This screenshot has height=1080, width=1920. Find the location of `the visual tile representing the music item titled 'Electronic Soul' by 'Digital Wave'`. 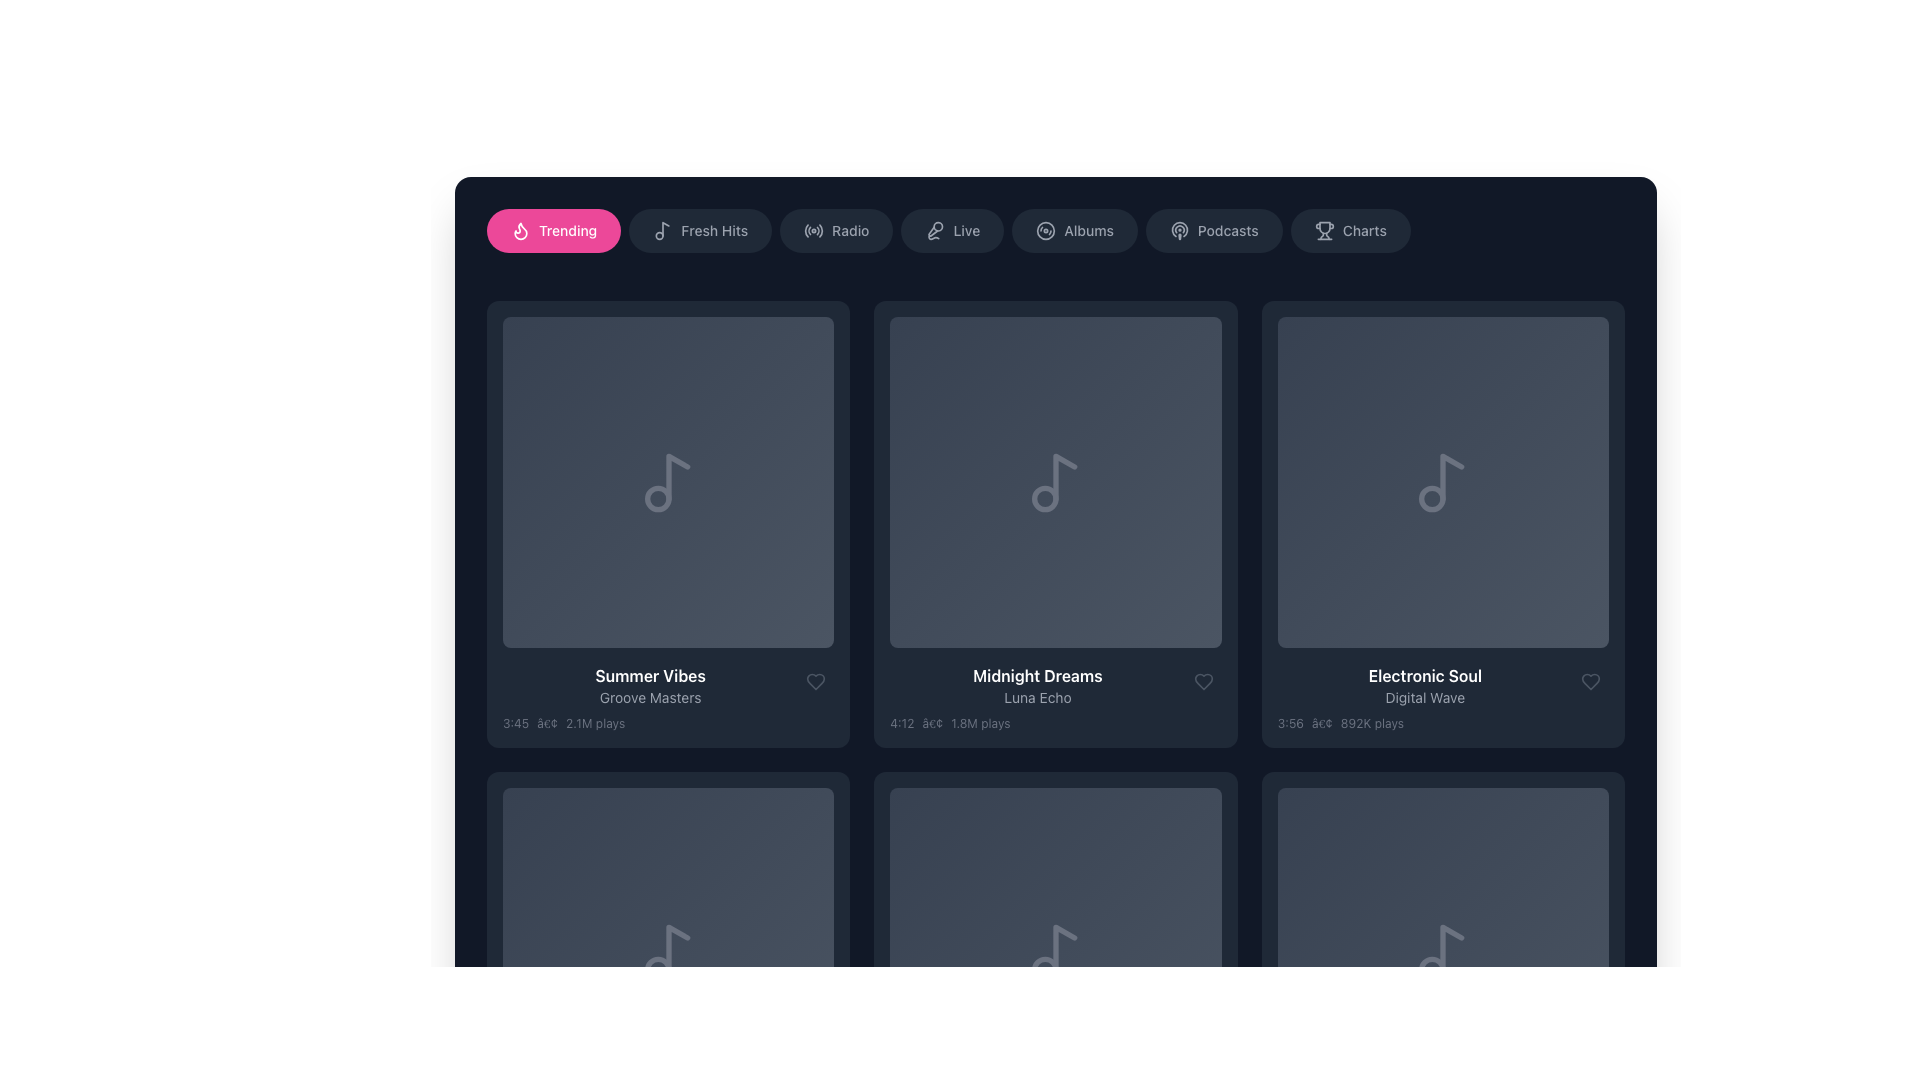

the visual tile representing the music item titled 'Electronic Soul' by 'Digital Wave' is located at coordinates (1443, 482).